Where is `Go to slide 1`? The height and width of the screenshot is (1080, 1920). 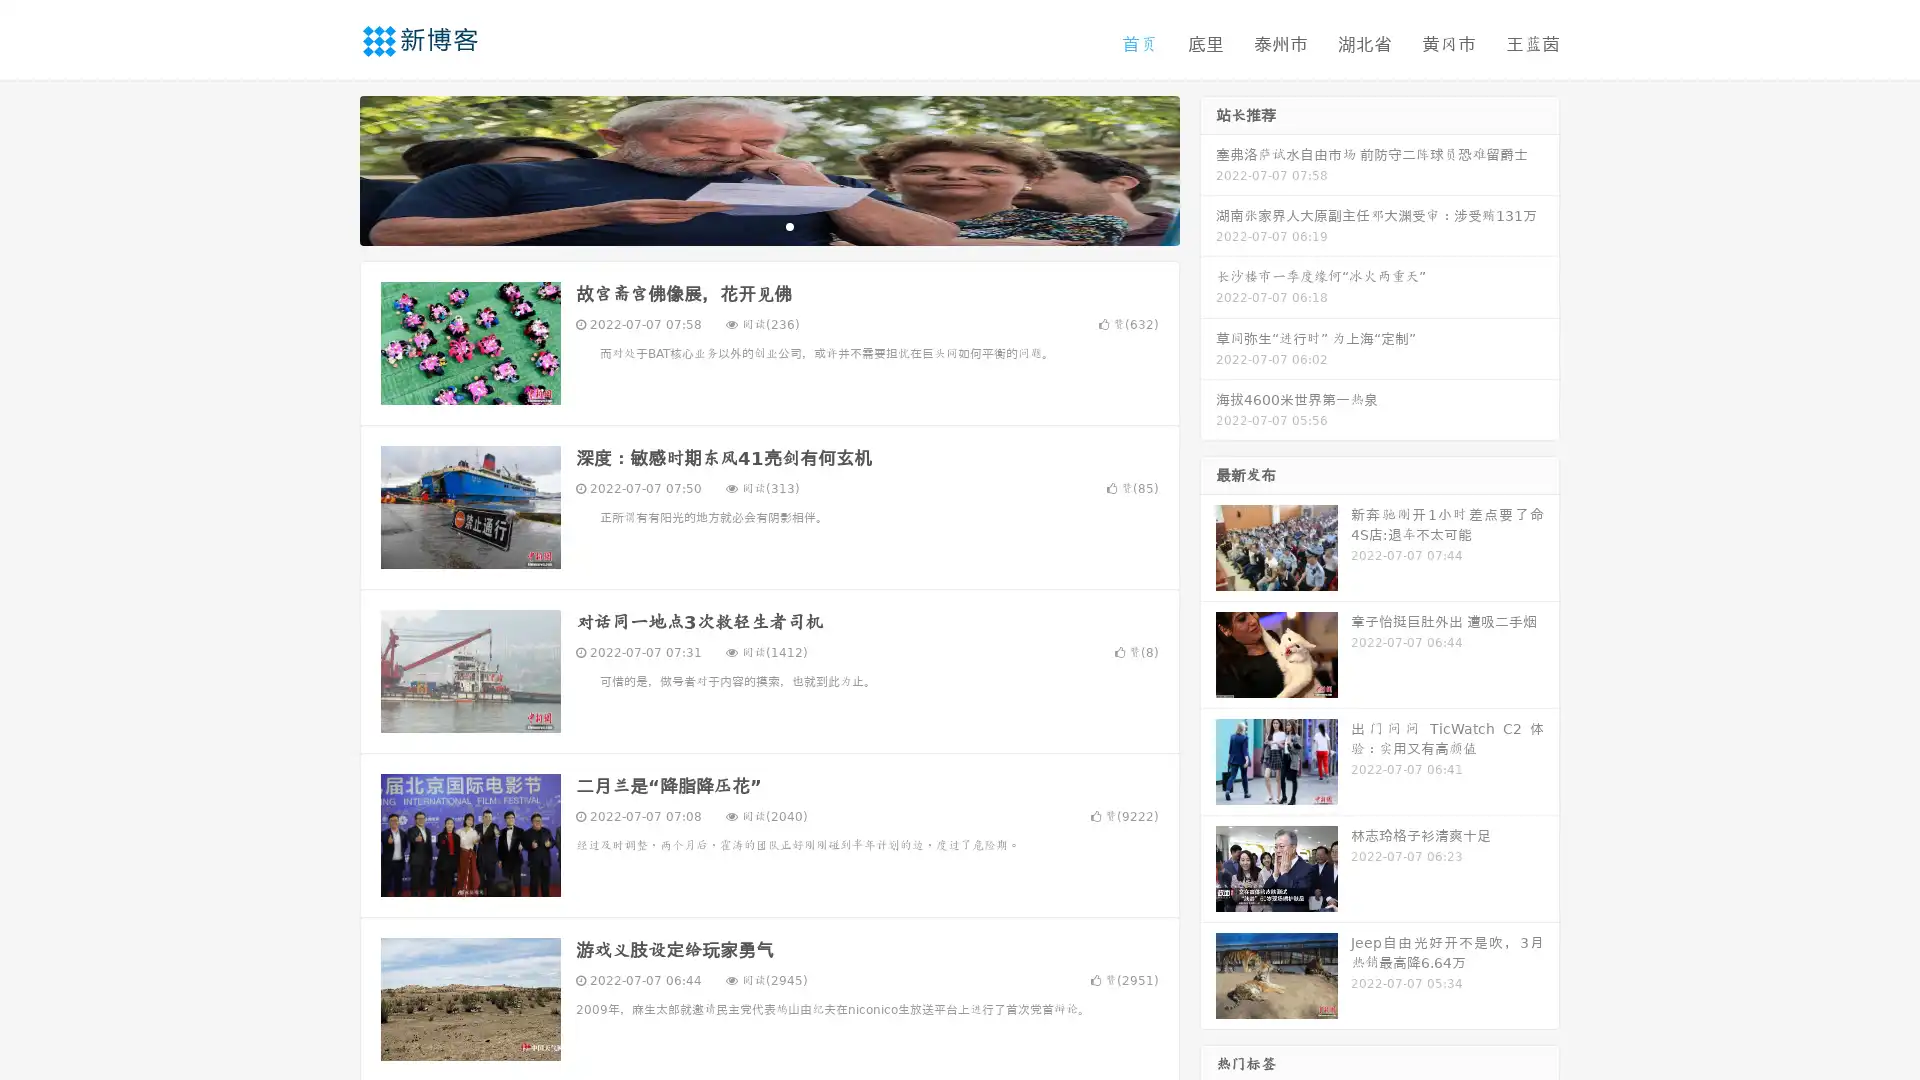 Go to slide 1 is located at coordinates (748, 225).